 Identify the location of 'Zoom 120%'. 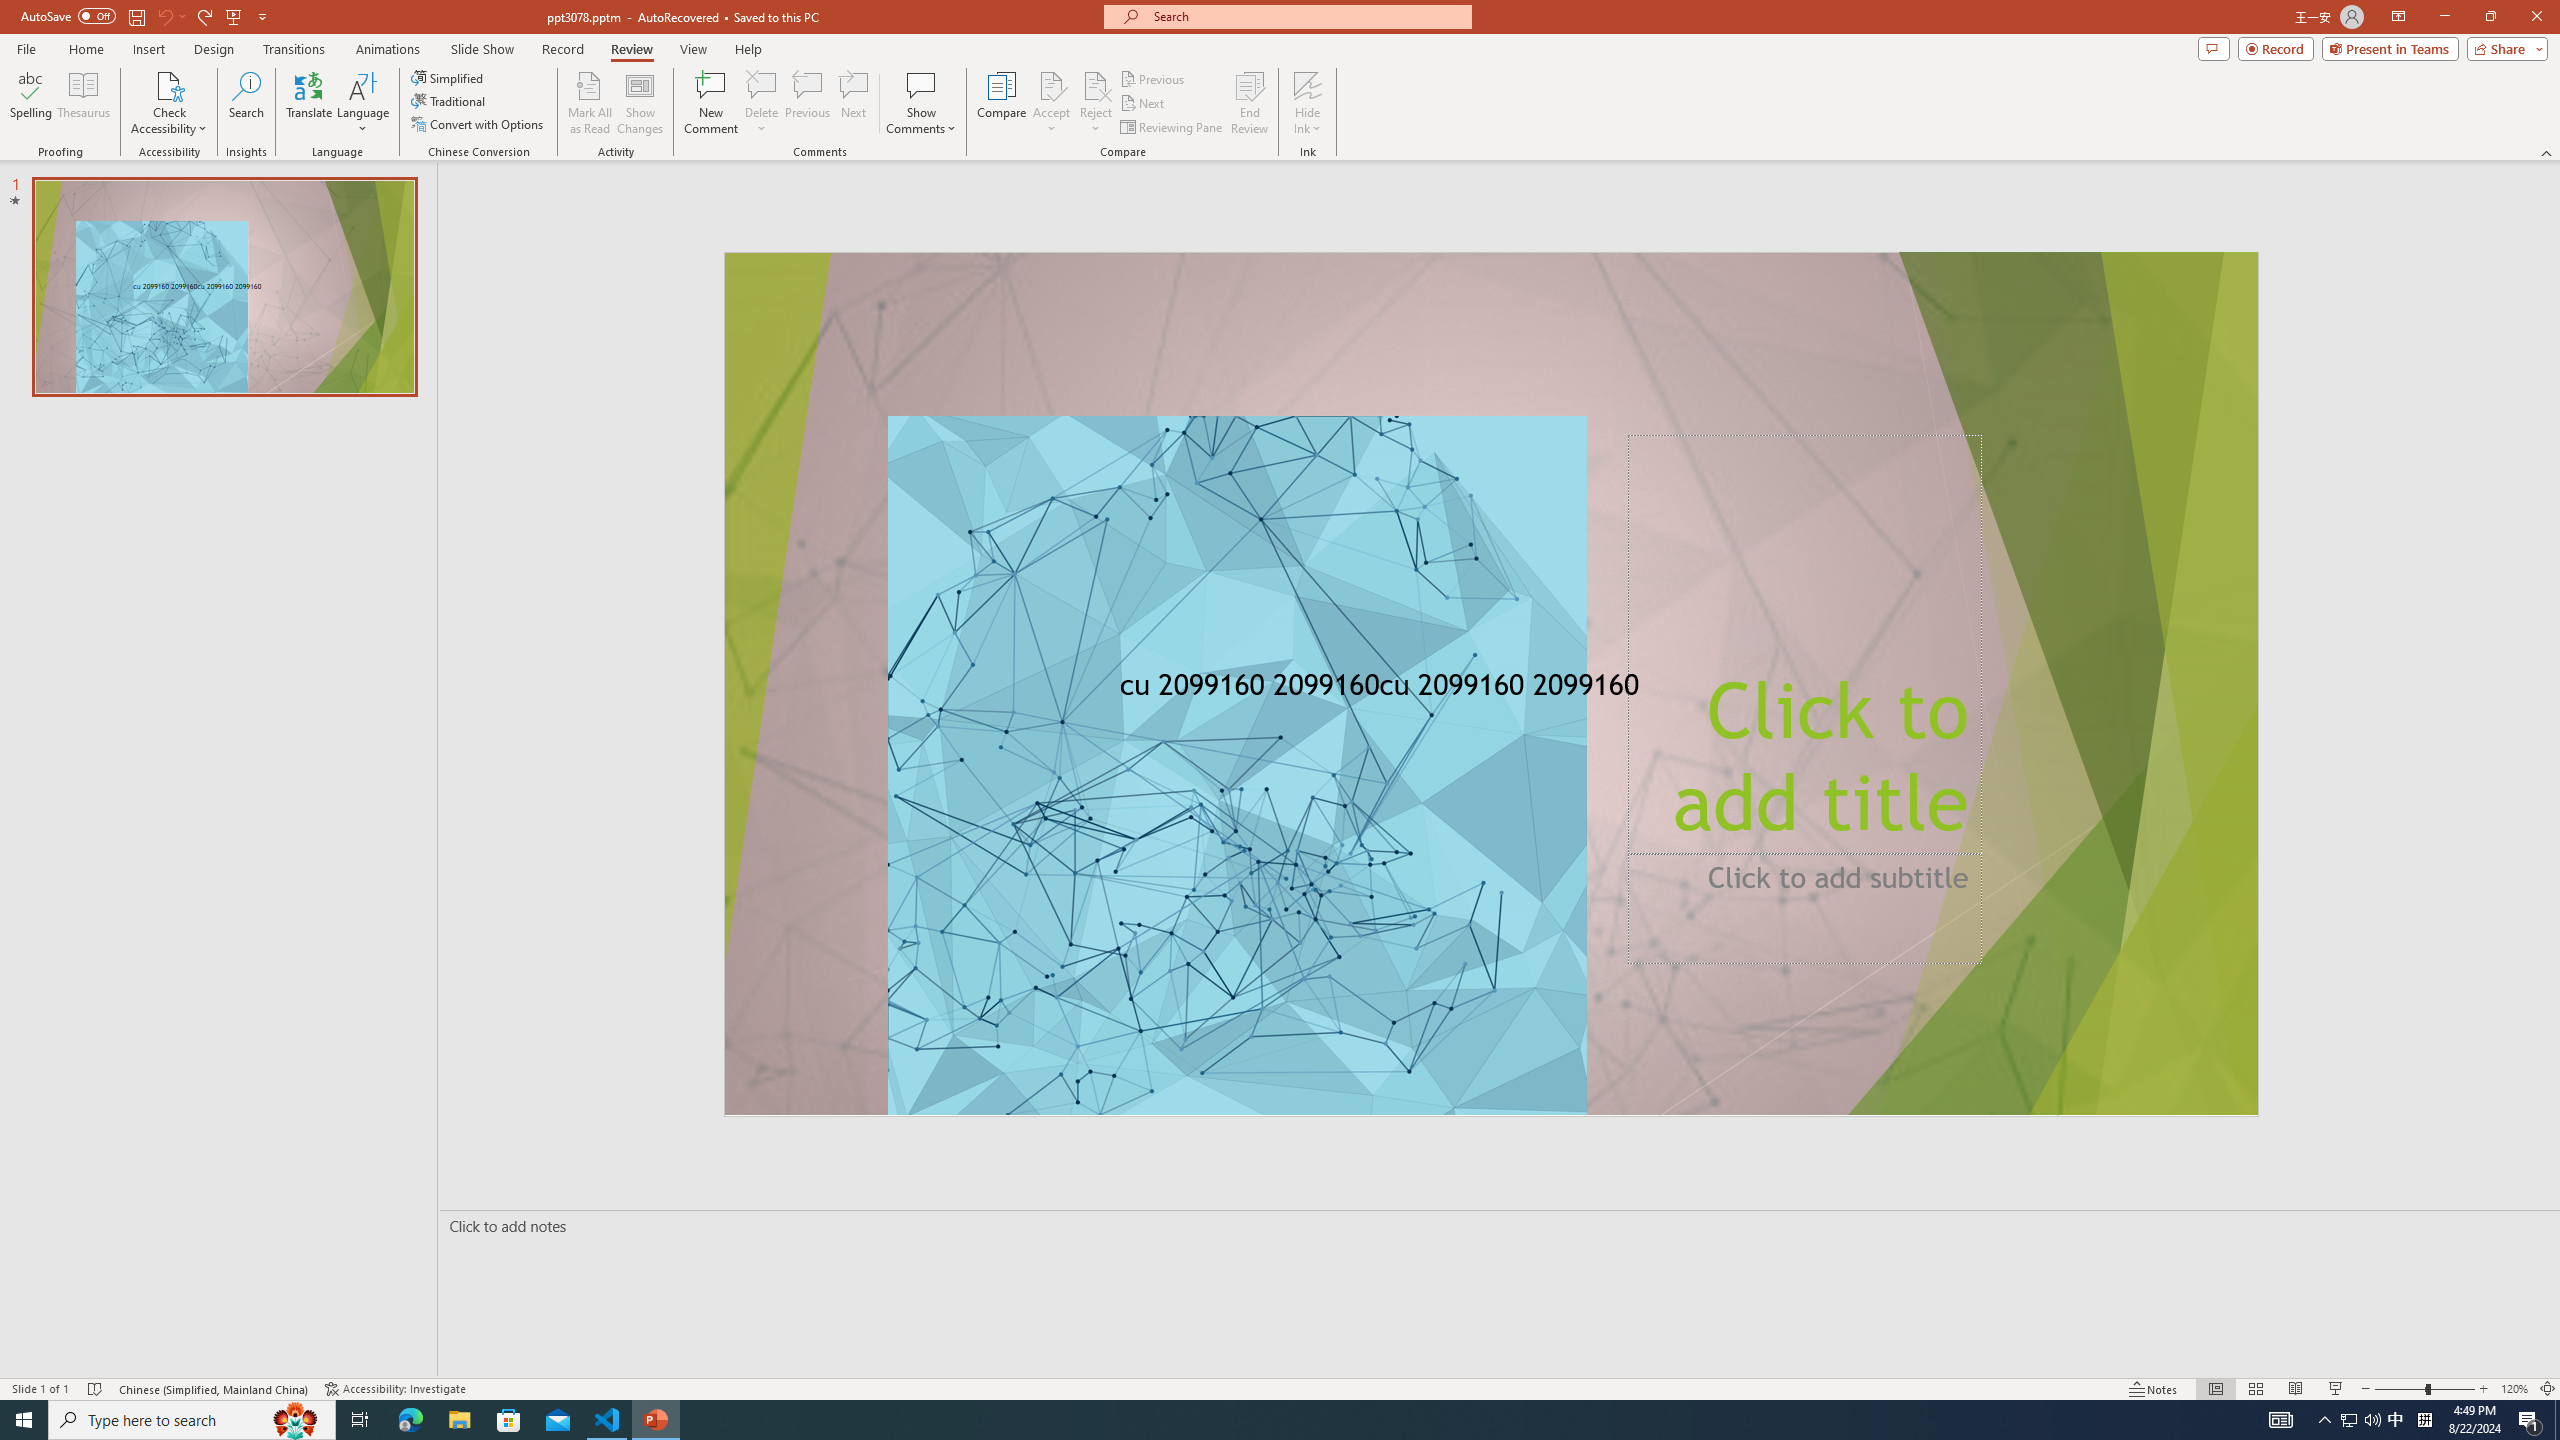
(2515, 1389).